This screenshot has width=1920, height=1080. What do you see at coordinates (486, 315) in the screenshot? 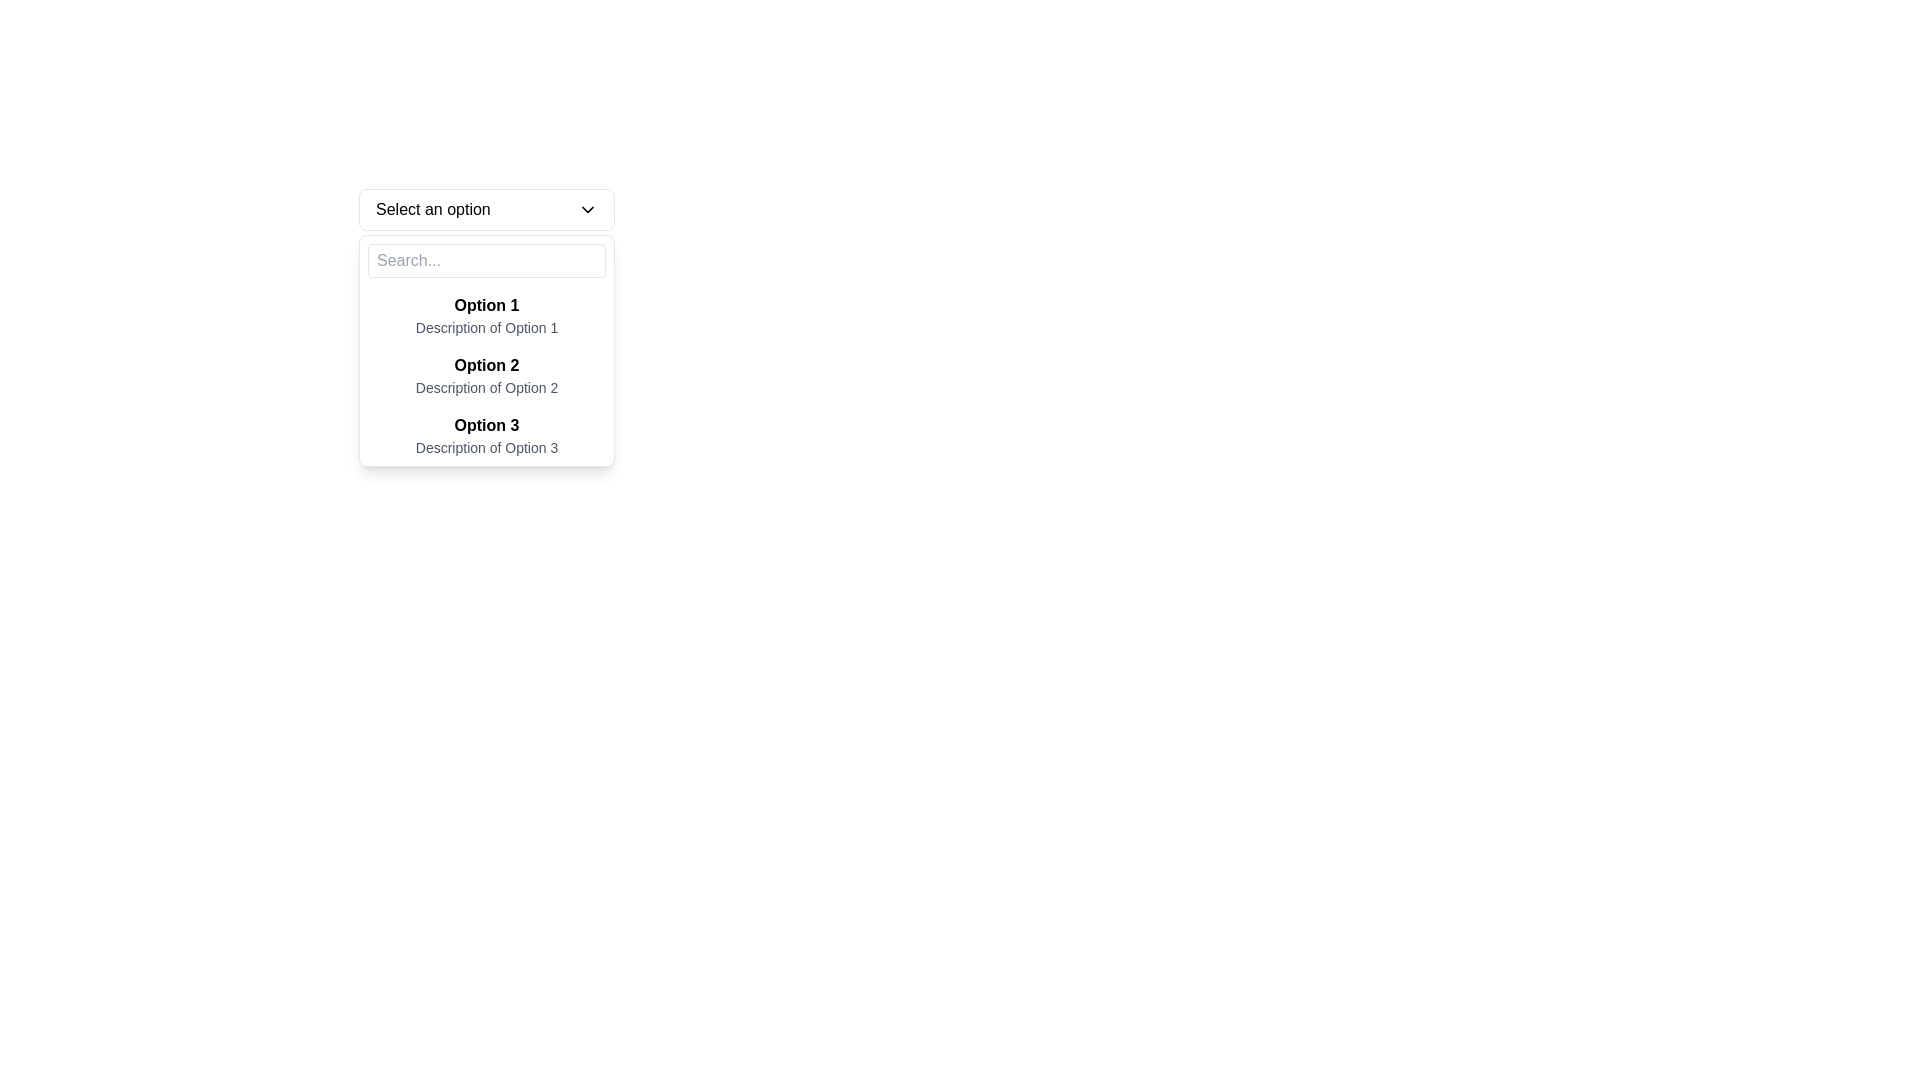
I see `the top selectable option in the dropdown menu` at bounding box center [486, 315].